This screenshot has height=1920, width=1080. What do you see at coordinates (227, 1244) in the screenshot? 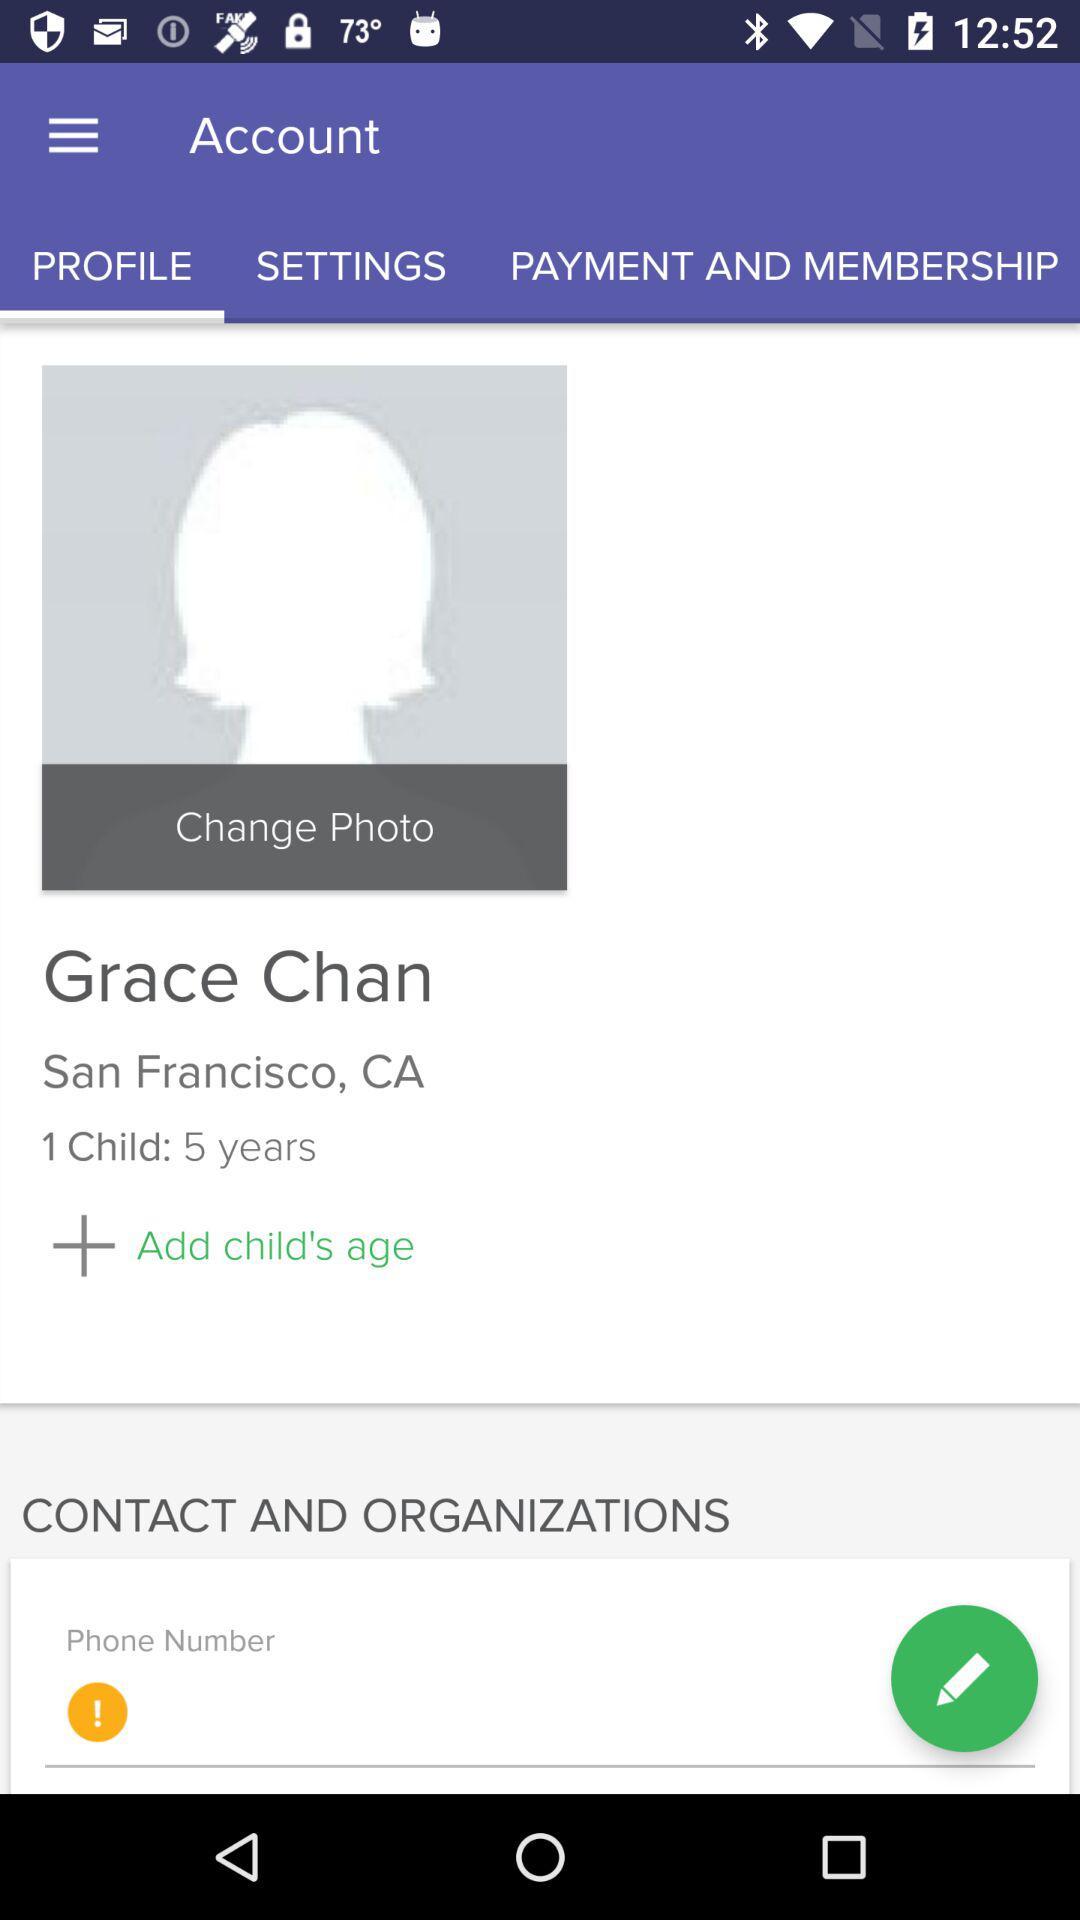
I see `the icon below 1 child:` at bounding box center [227, 1244].